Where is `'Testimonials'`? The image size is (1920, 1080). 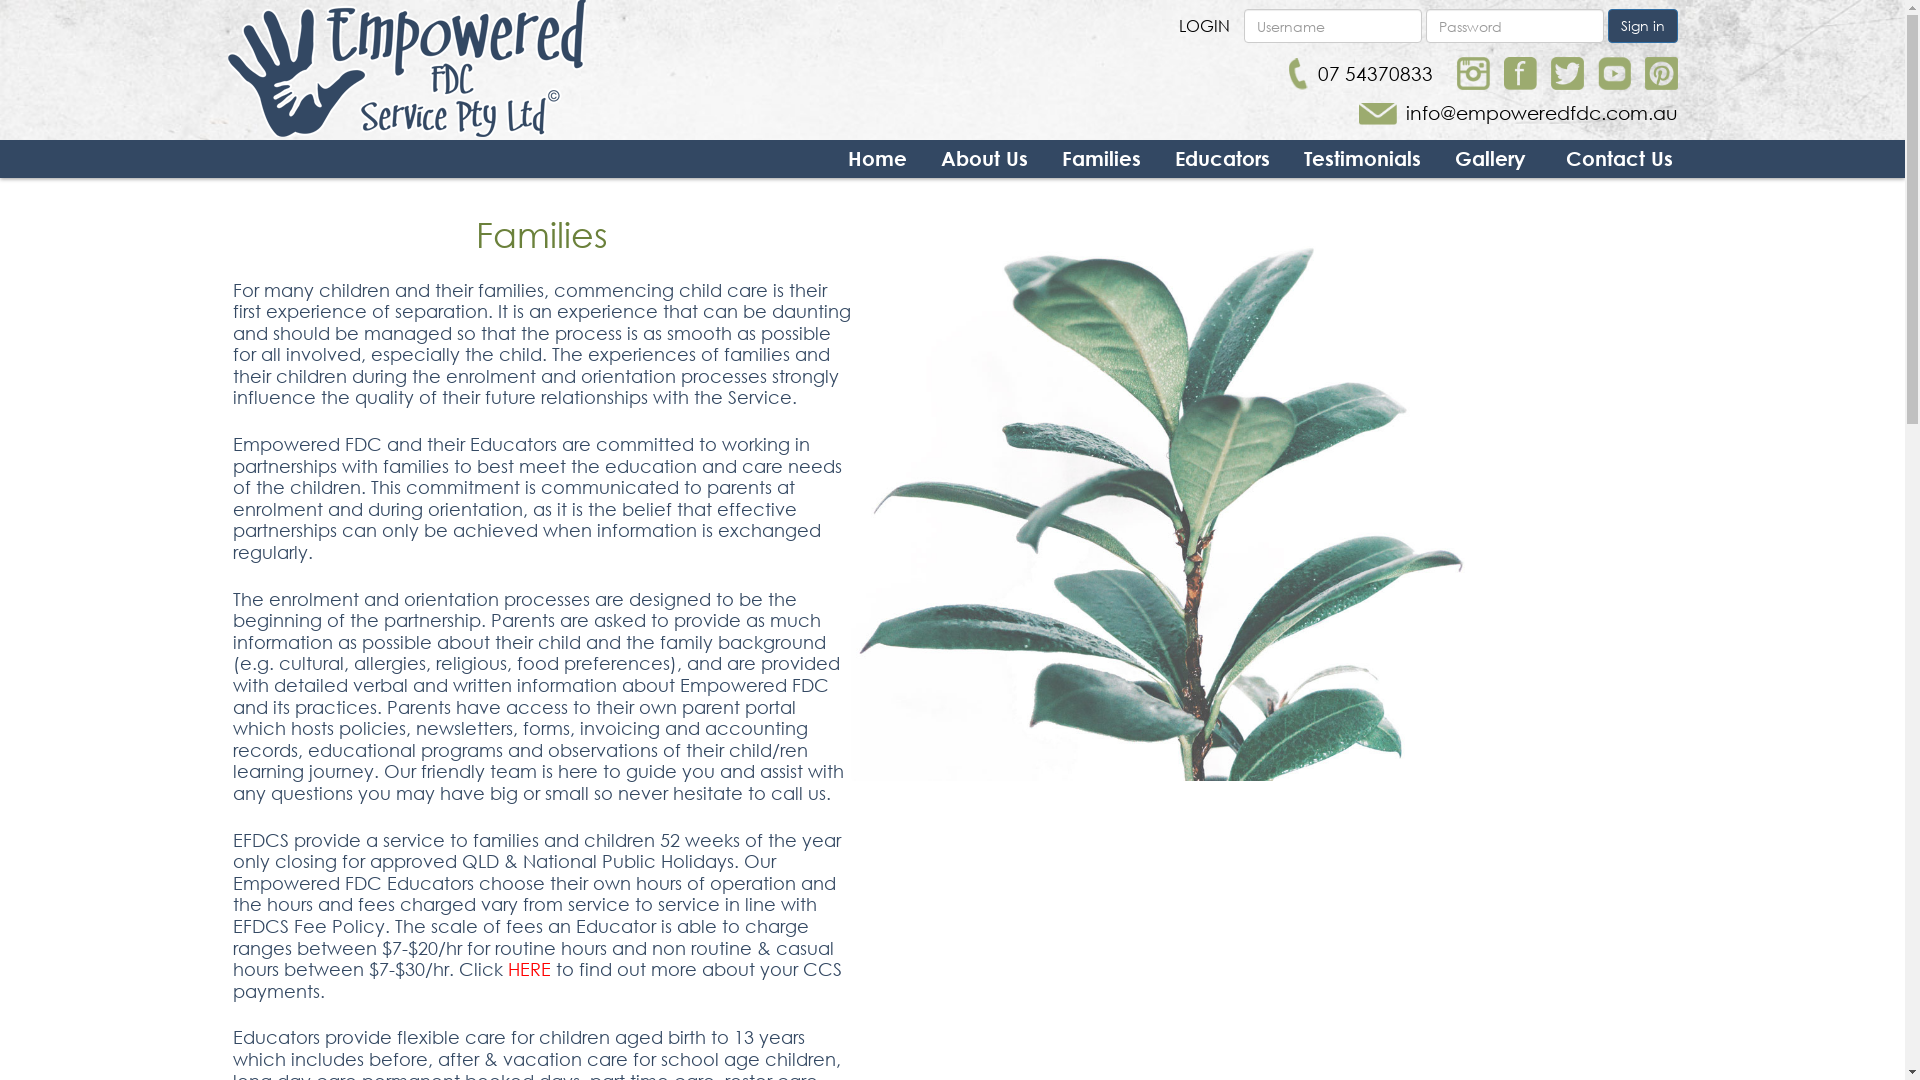
'Testimonials' is located at coordinates (1361, 157).